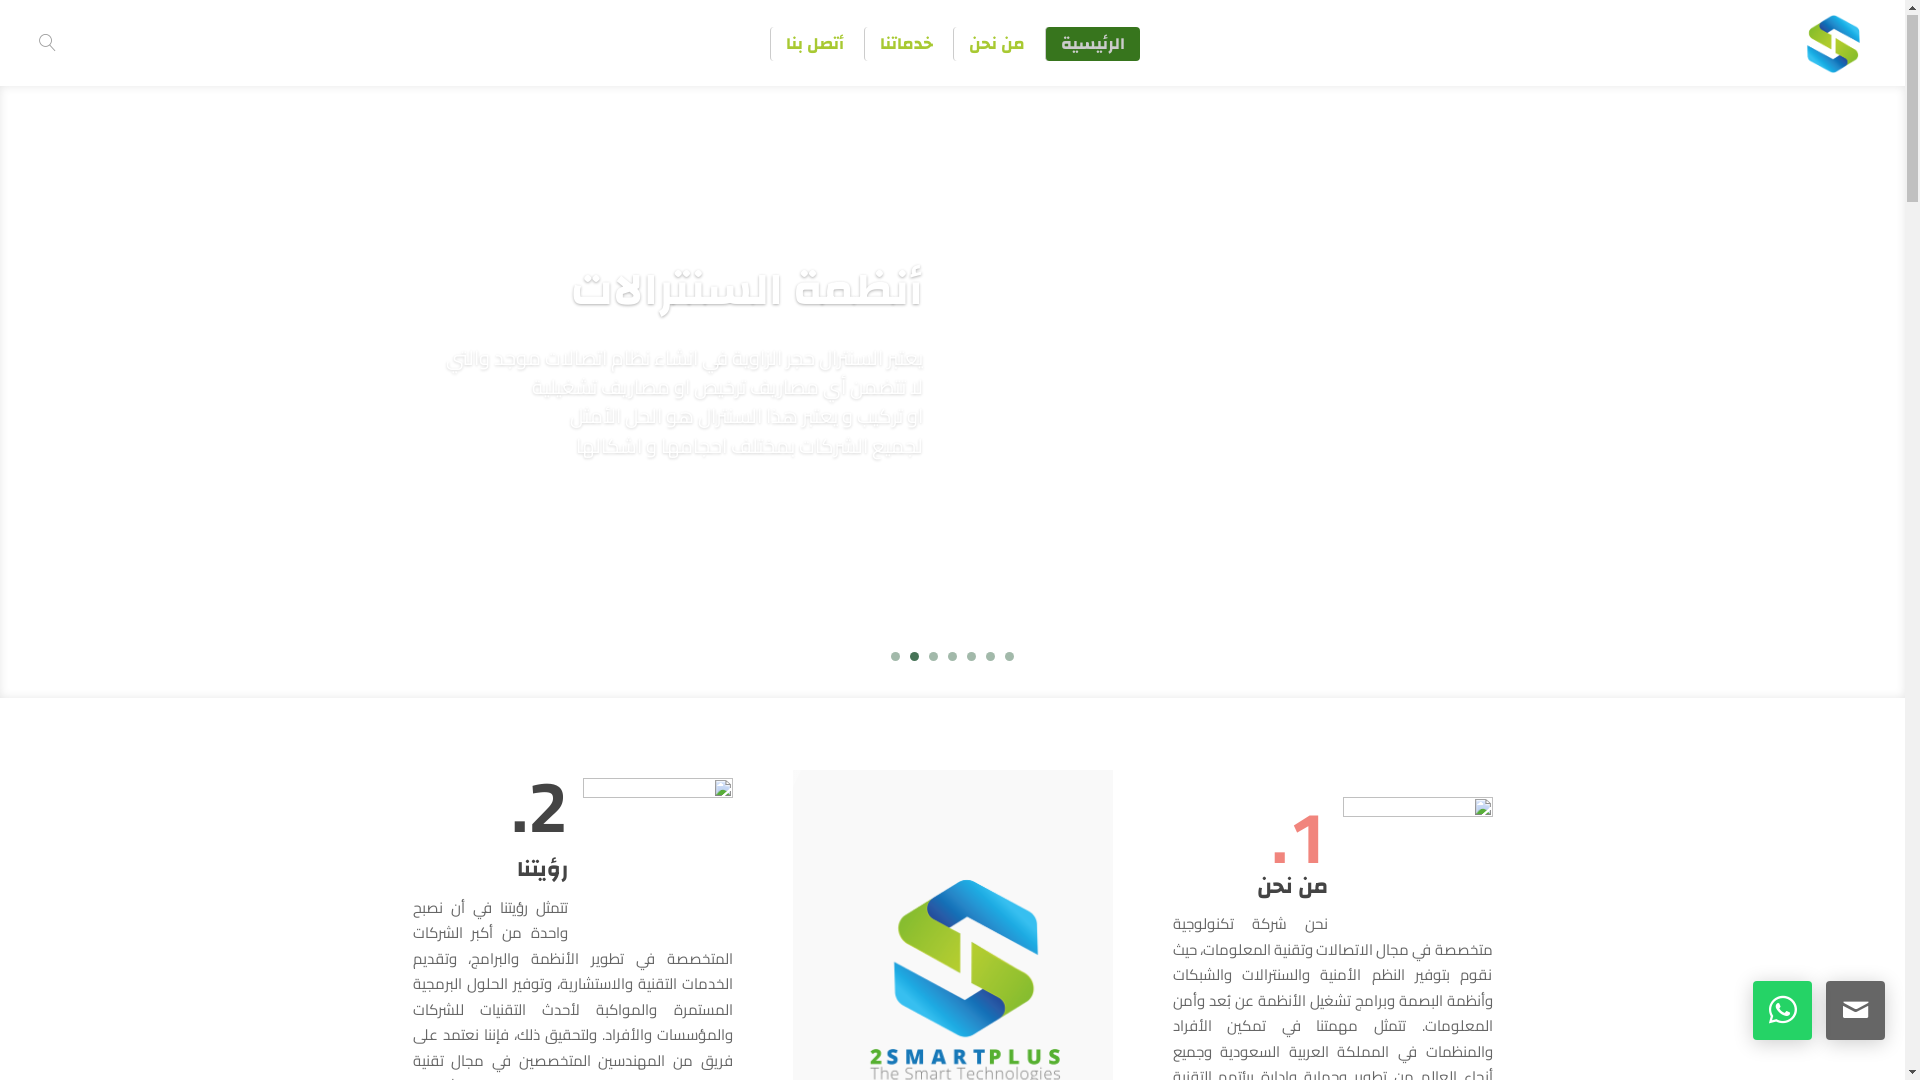 The width and height of the screenshot is (1920, 1080). What do you see at coordinates (971, 657) in the screenshot?
I see `'3'` at bounding box center [971, 657].